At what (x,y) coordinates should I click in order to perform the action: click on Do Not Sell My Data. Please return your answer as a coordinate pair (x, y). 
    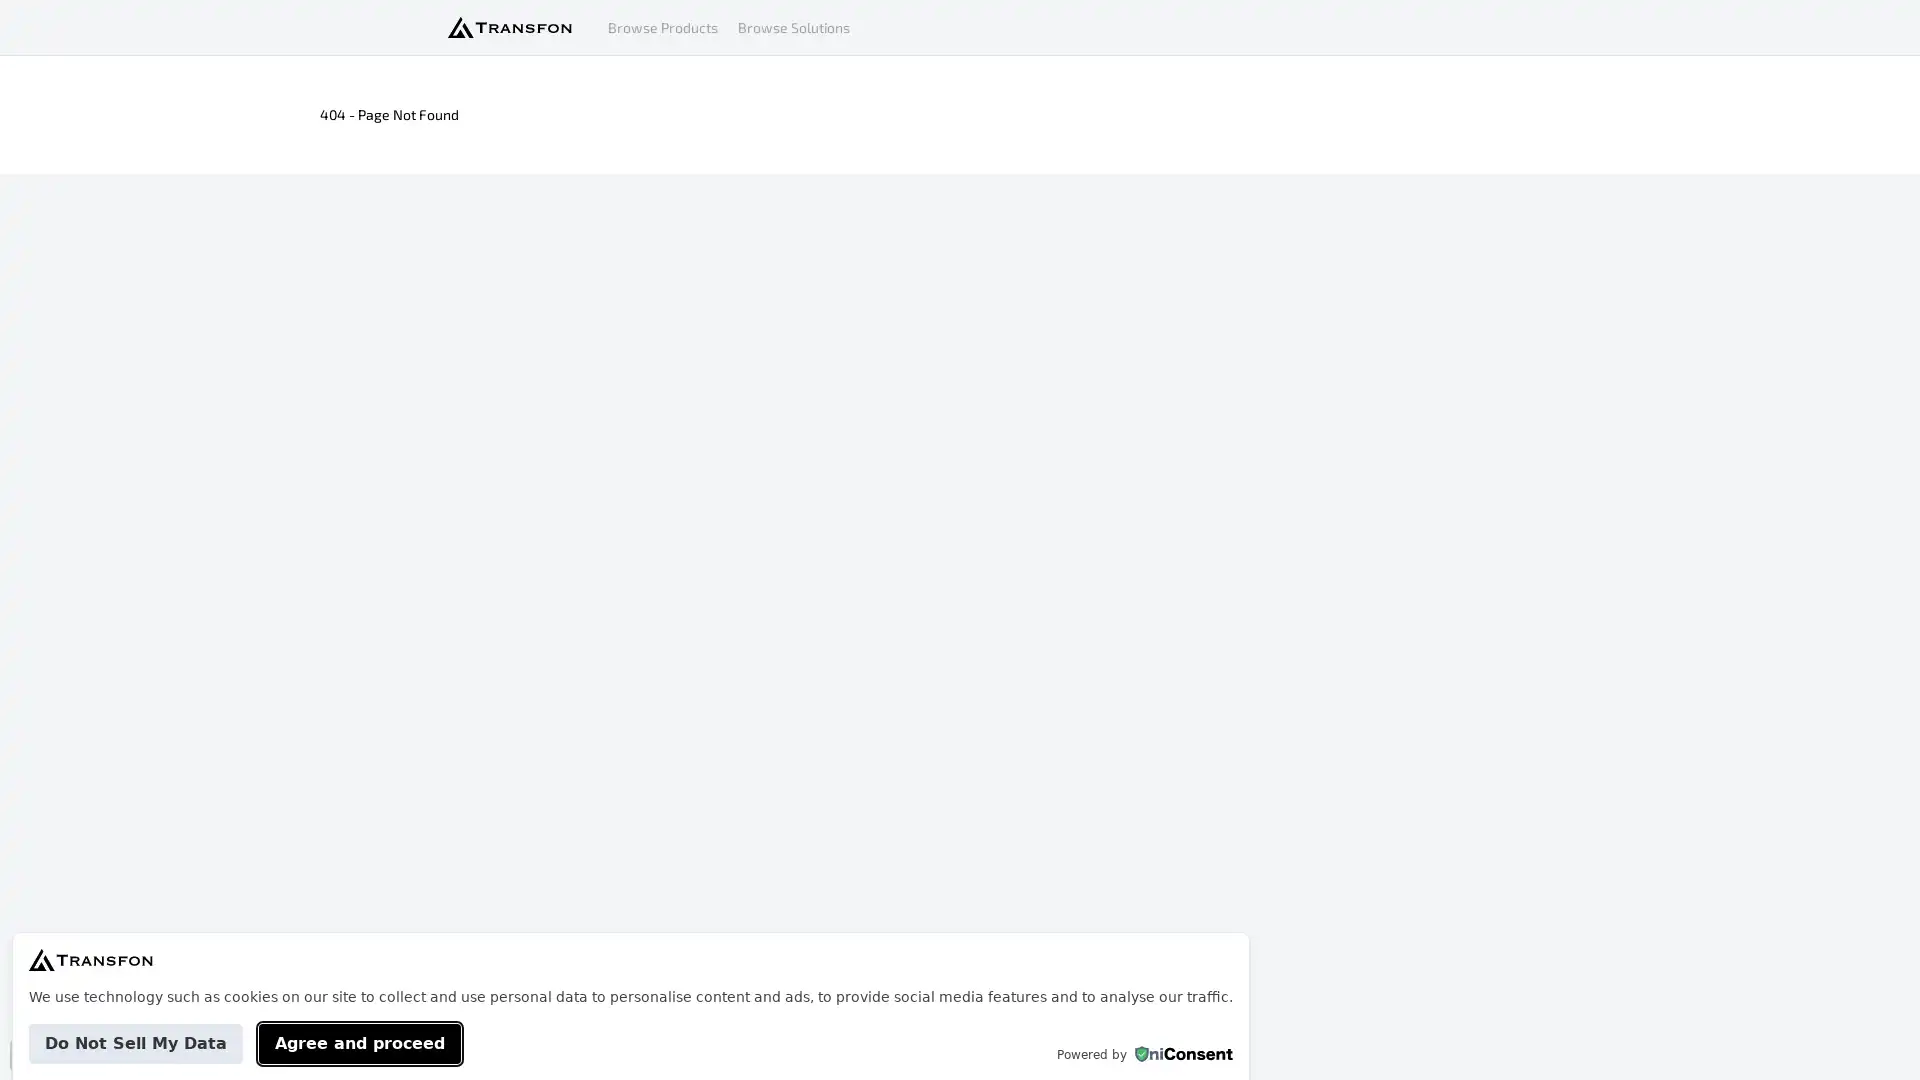
    Looking at the image, I should click on (134, 1043).